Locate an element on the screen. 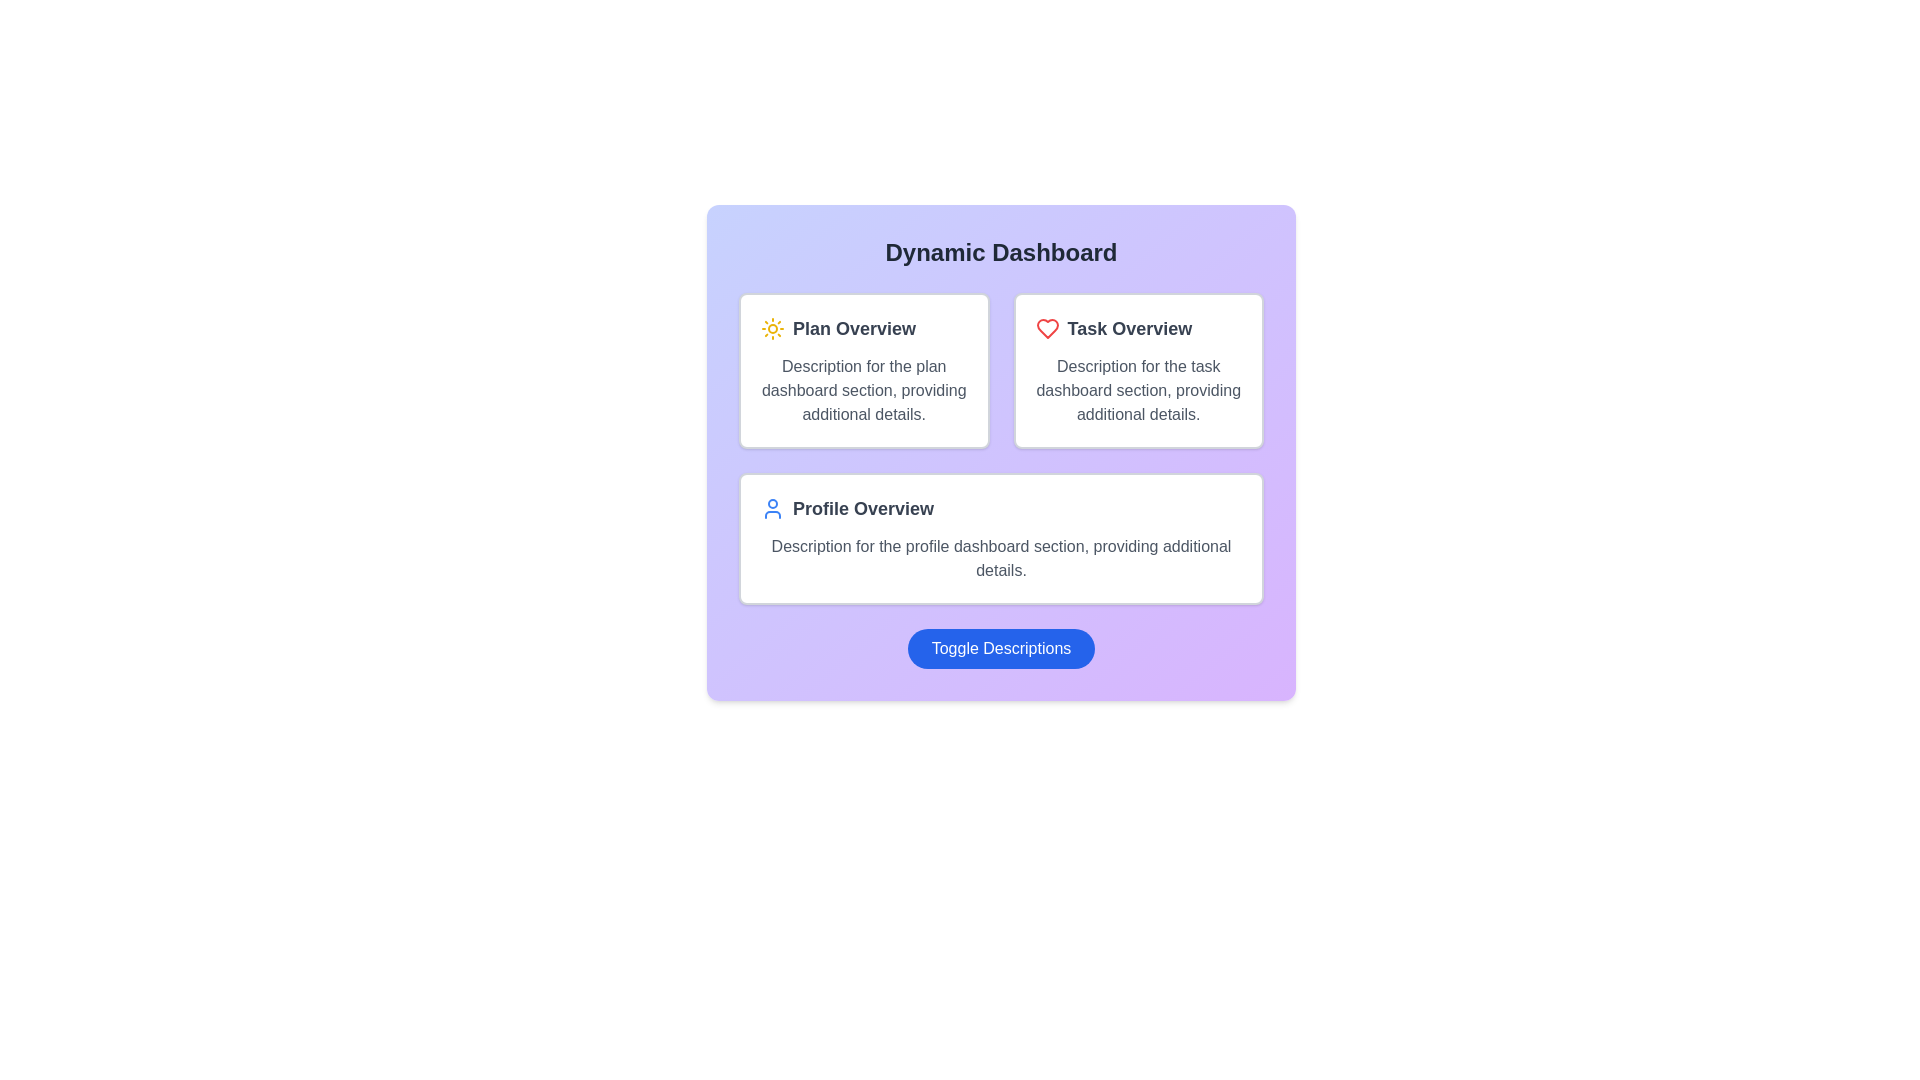  the blue user icon styled as an outline of a person, located to the left of the 'Profile Overview' text is located at coordinates (771, 508).